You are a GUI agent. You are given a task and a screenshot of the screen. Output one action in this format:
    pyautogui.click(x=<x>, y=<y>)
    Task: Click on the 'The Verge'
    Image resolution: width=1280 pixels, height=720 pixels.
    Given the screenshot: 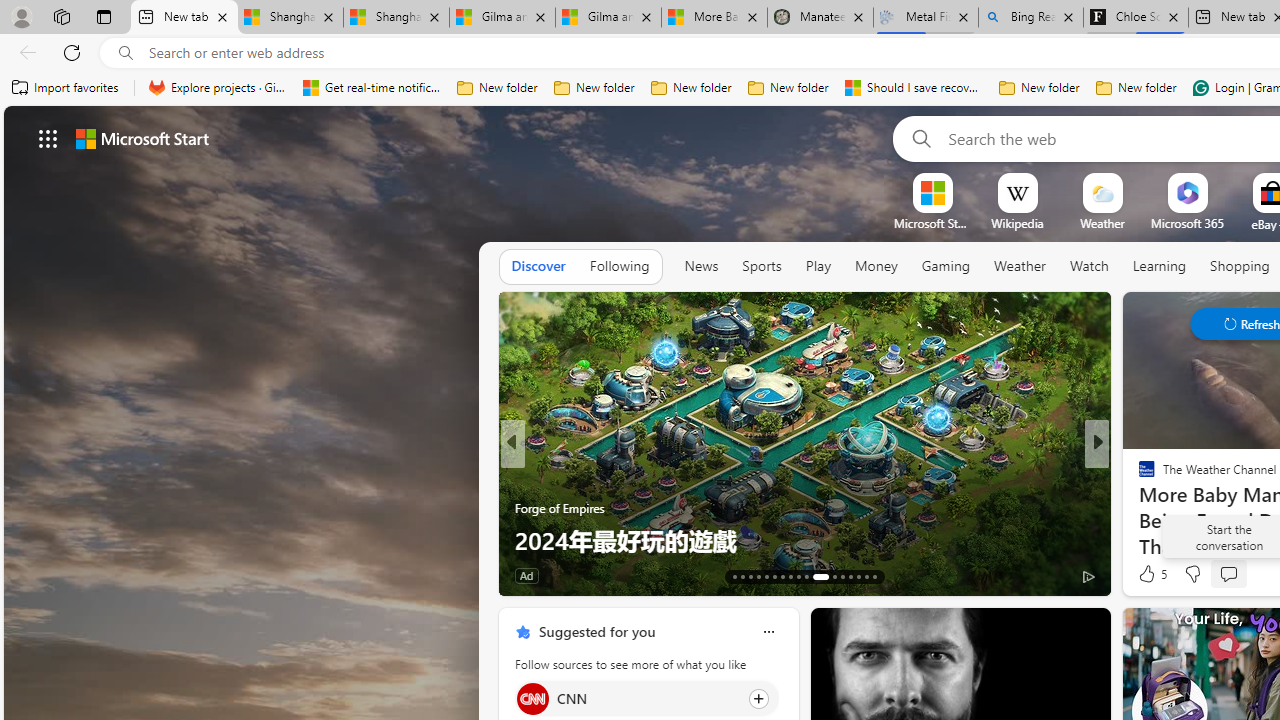 What is the action you would take?
    pyautogui.click(x=1138, y=475)
    